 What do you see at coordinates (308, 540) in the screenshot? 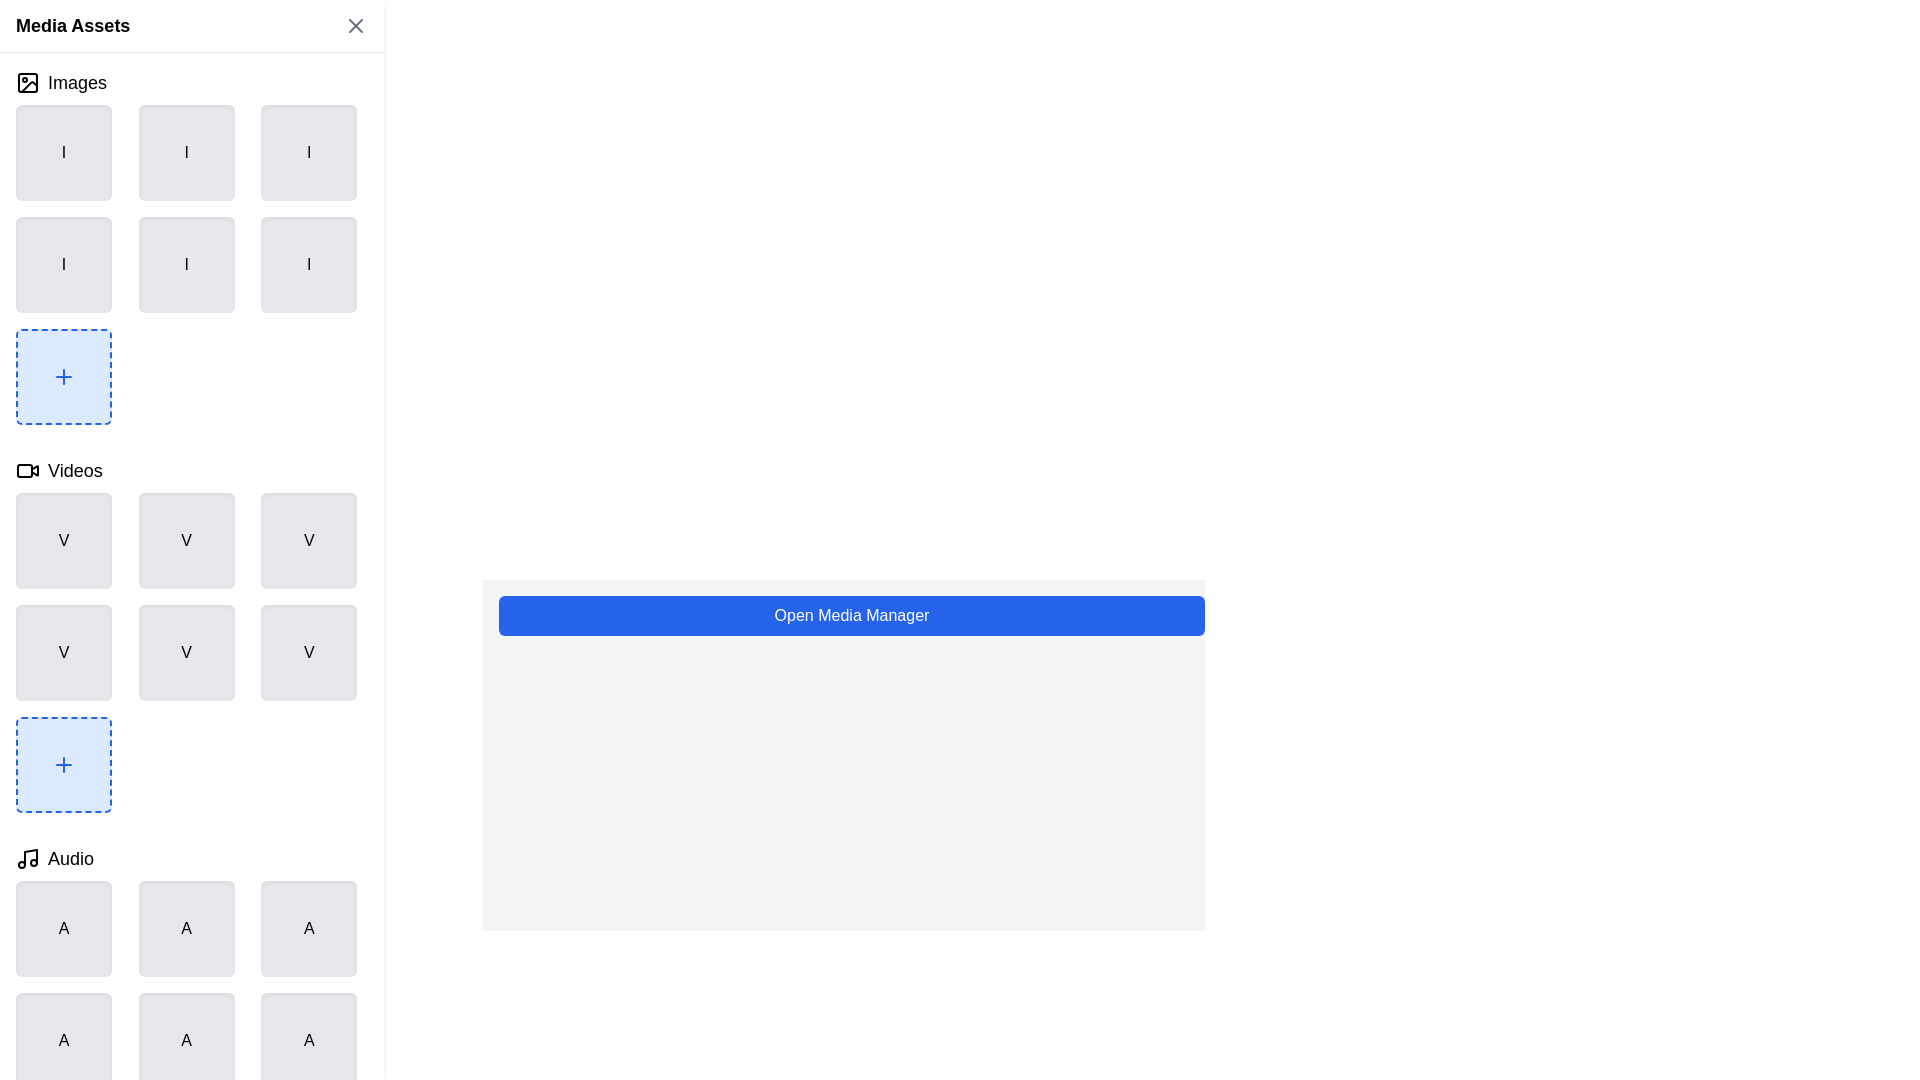
I see `the square button with a soft gray background containing the letter 'V' in black bold text, located in the top-right corner of the grid's first row under the 'Videos' section` at bounding box center [308, 540].